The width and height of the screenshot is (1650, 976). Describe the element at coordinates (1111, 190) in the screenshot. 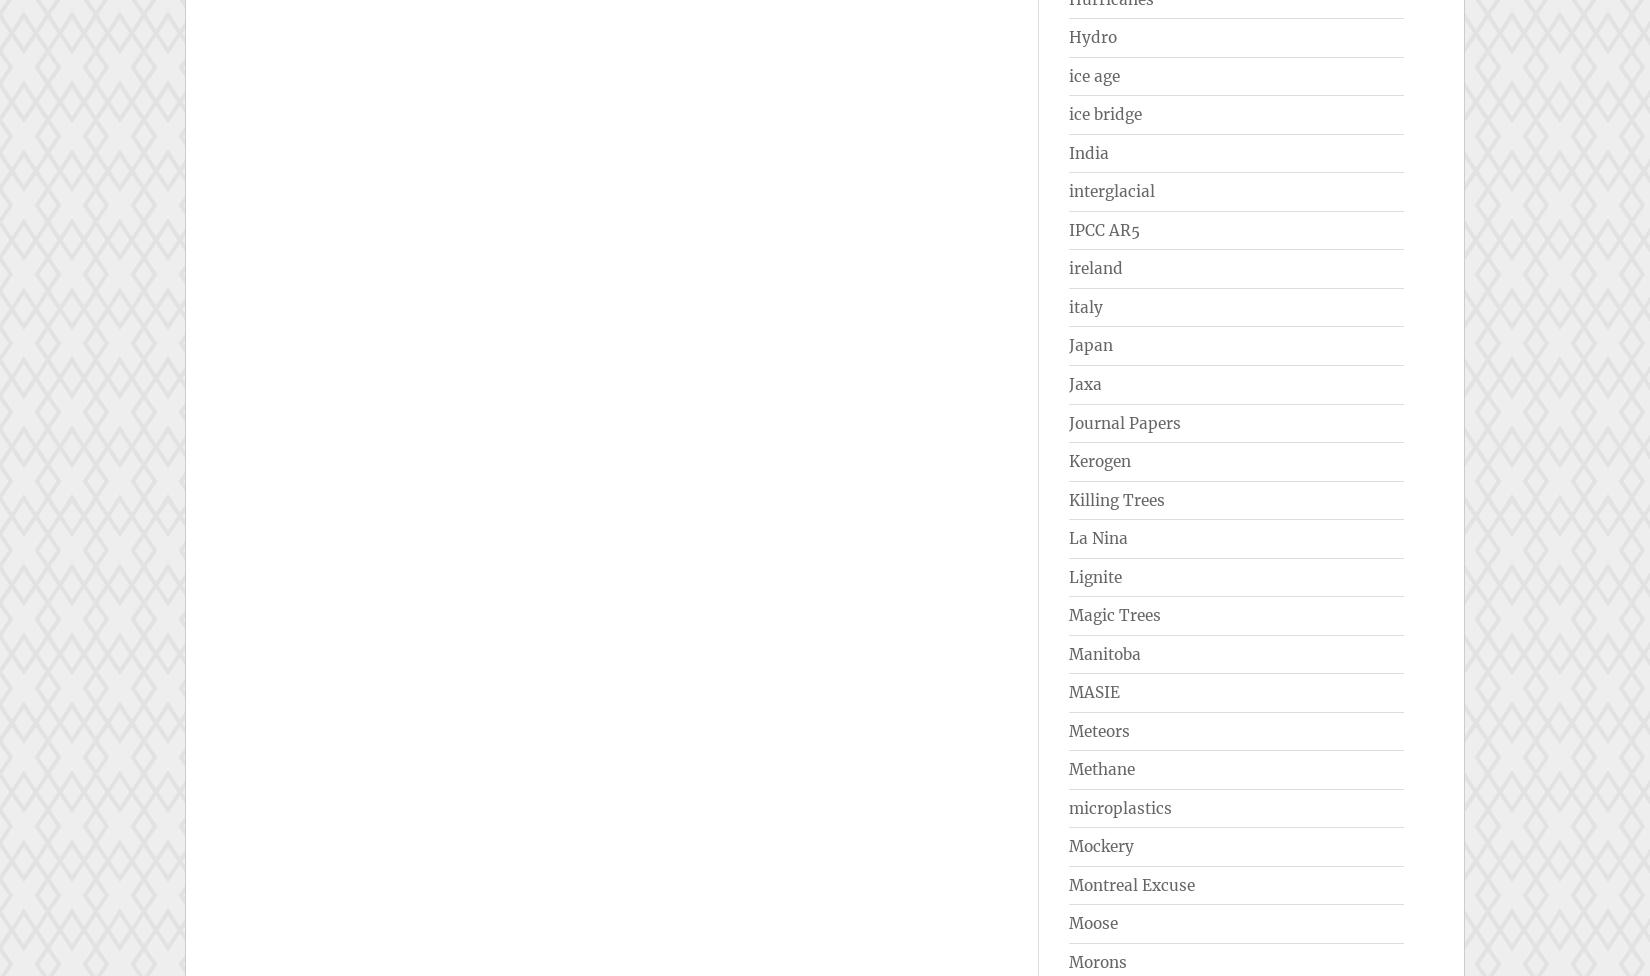

I see `'interglacial'` at that location.